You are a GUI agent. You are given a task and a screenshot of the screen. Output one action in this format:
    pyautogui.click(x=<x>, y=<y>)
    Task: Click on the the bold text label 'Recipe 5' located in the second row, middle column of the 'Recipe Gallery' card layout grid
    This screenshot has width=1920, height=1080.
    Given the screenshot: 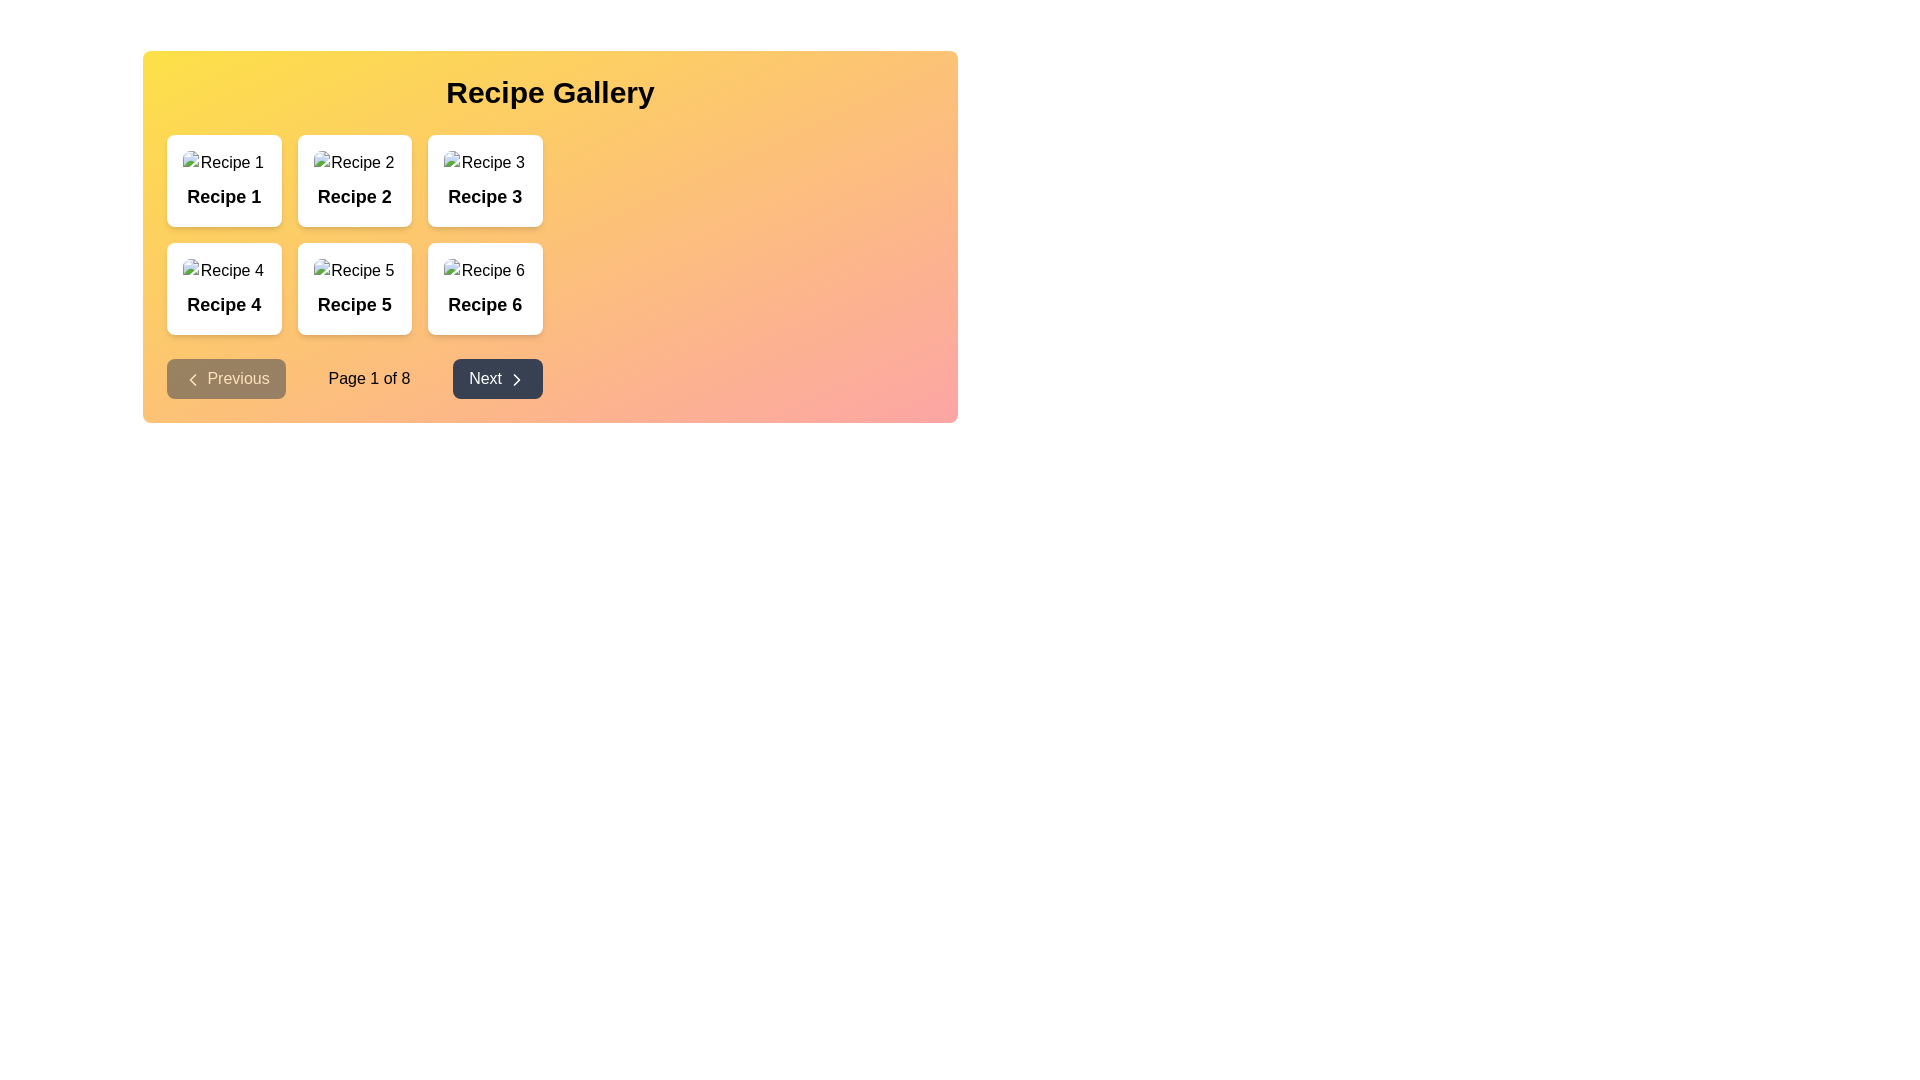 What is the action you would take?
    pyautogui.click(x=354, y=304)
    